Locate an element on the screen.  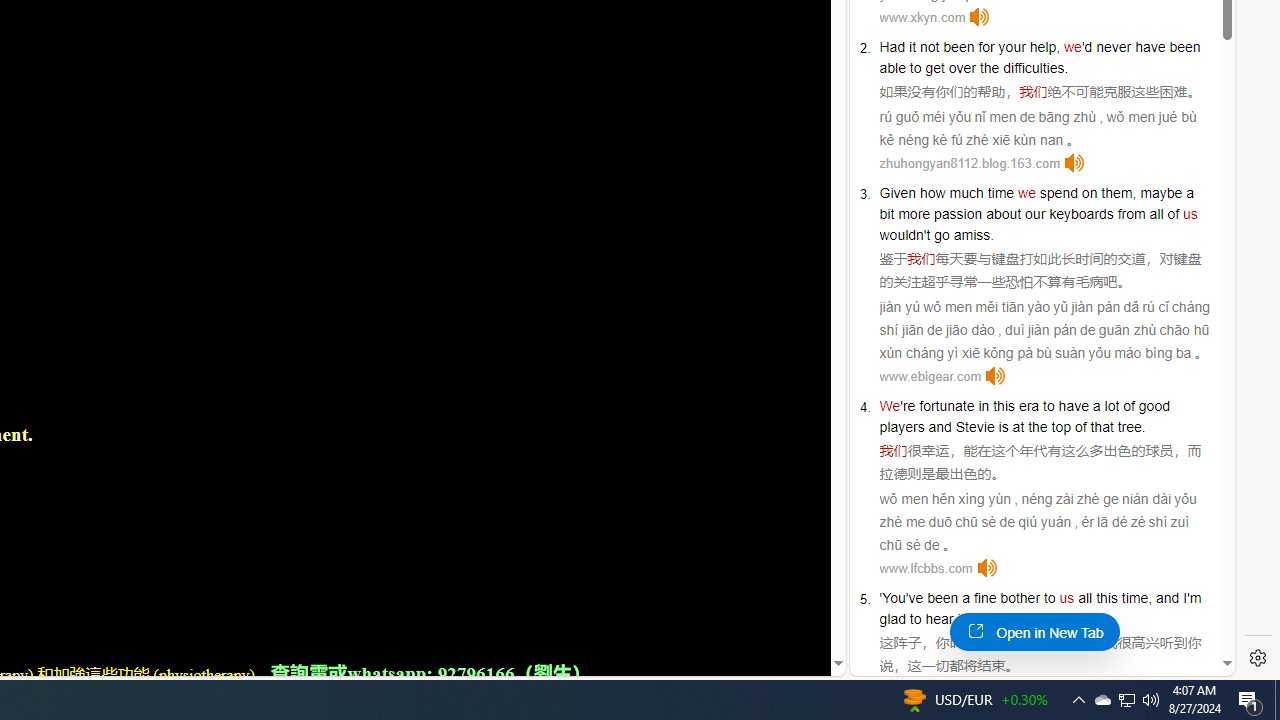
'over' is located at coordinates (962, 67).